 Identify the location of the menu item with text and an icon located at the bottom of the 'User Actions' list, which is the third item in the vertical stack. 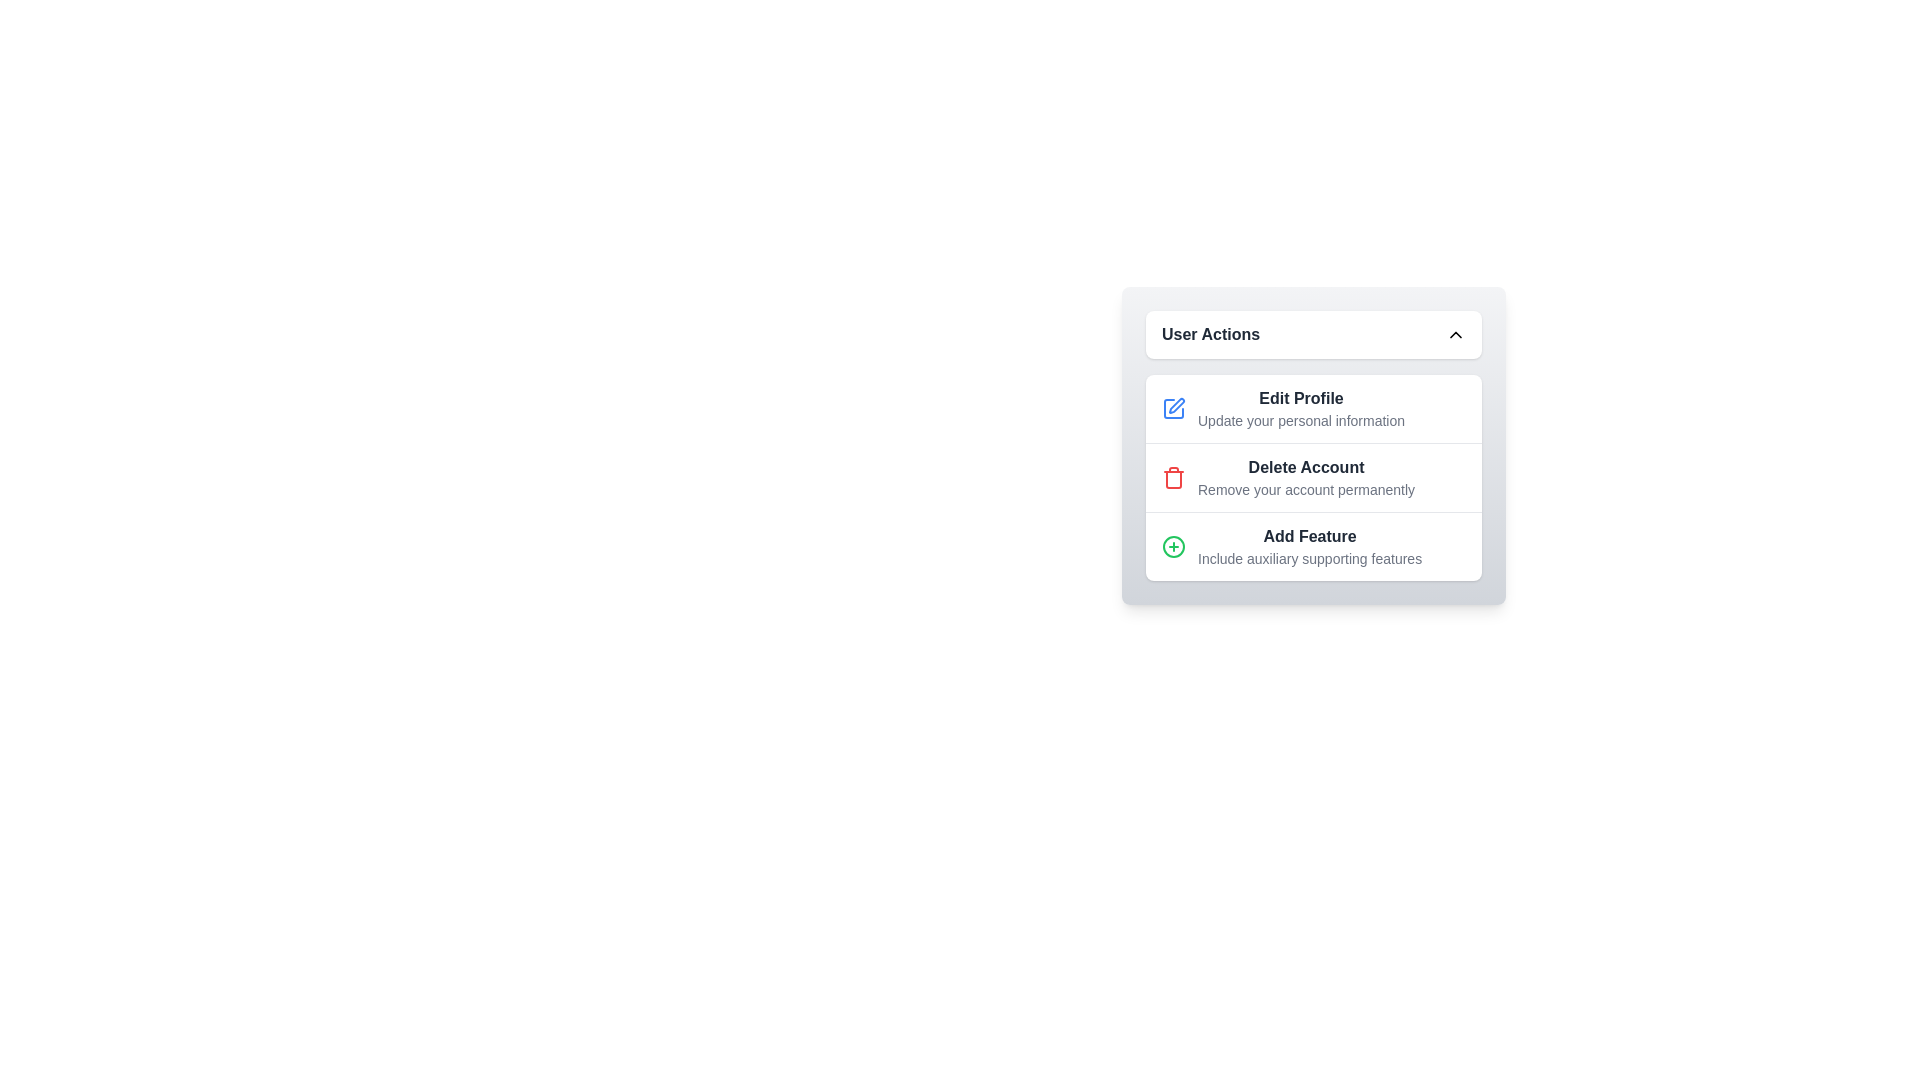
(1314, 546).